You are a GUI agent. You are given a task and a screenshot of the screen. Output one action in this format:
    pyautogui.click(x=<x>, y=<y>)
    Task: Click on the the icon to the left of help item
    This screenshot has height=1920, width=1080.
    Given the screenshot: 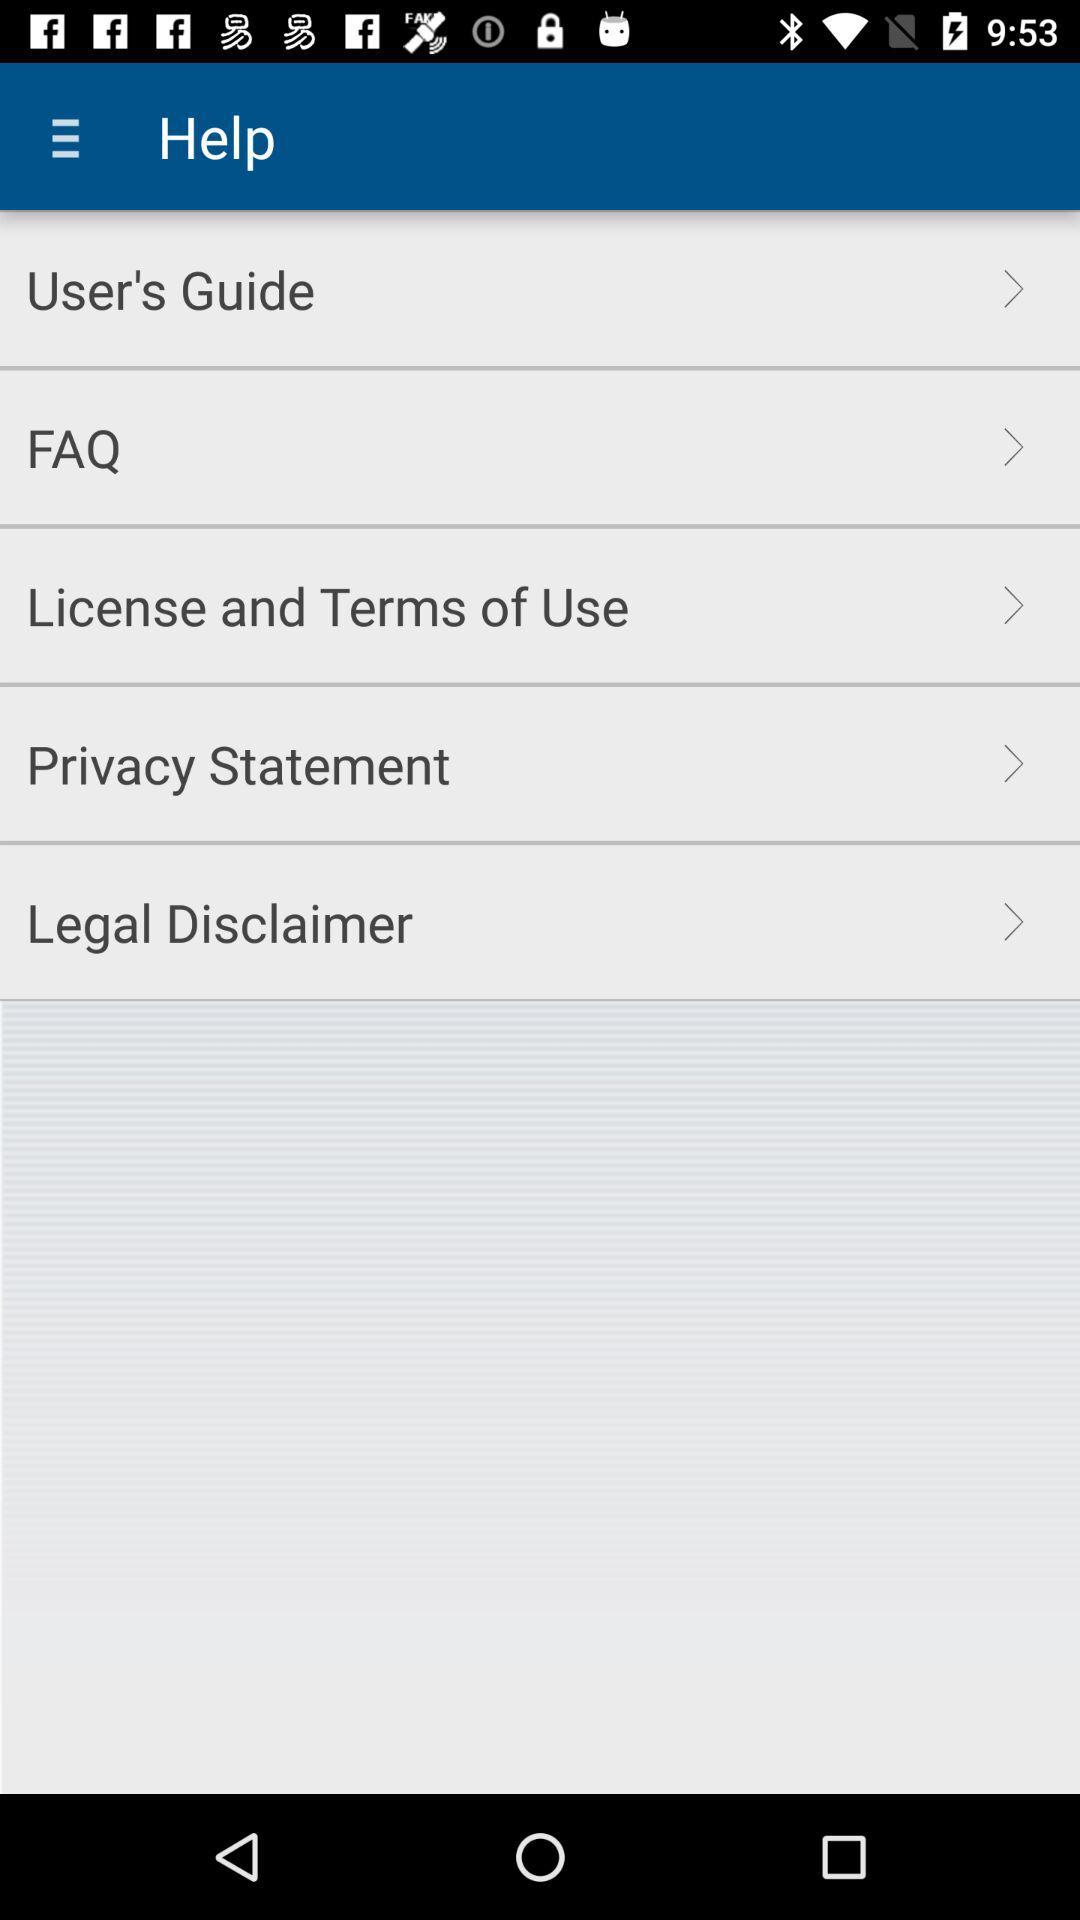 What is the action you would take?
    pyautogui.click(x=72, y=135)
    